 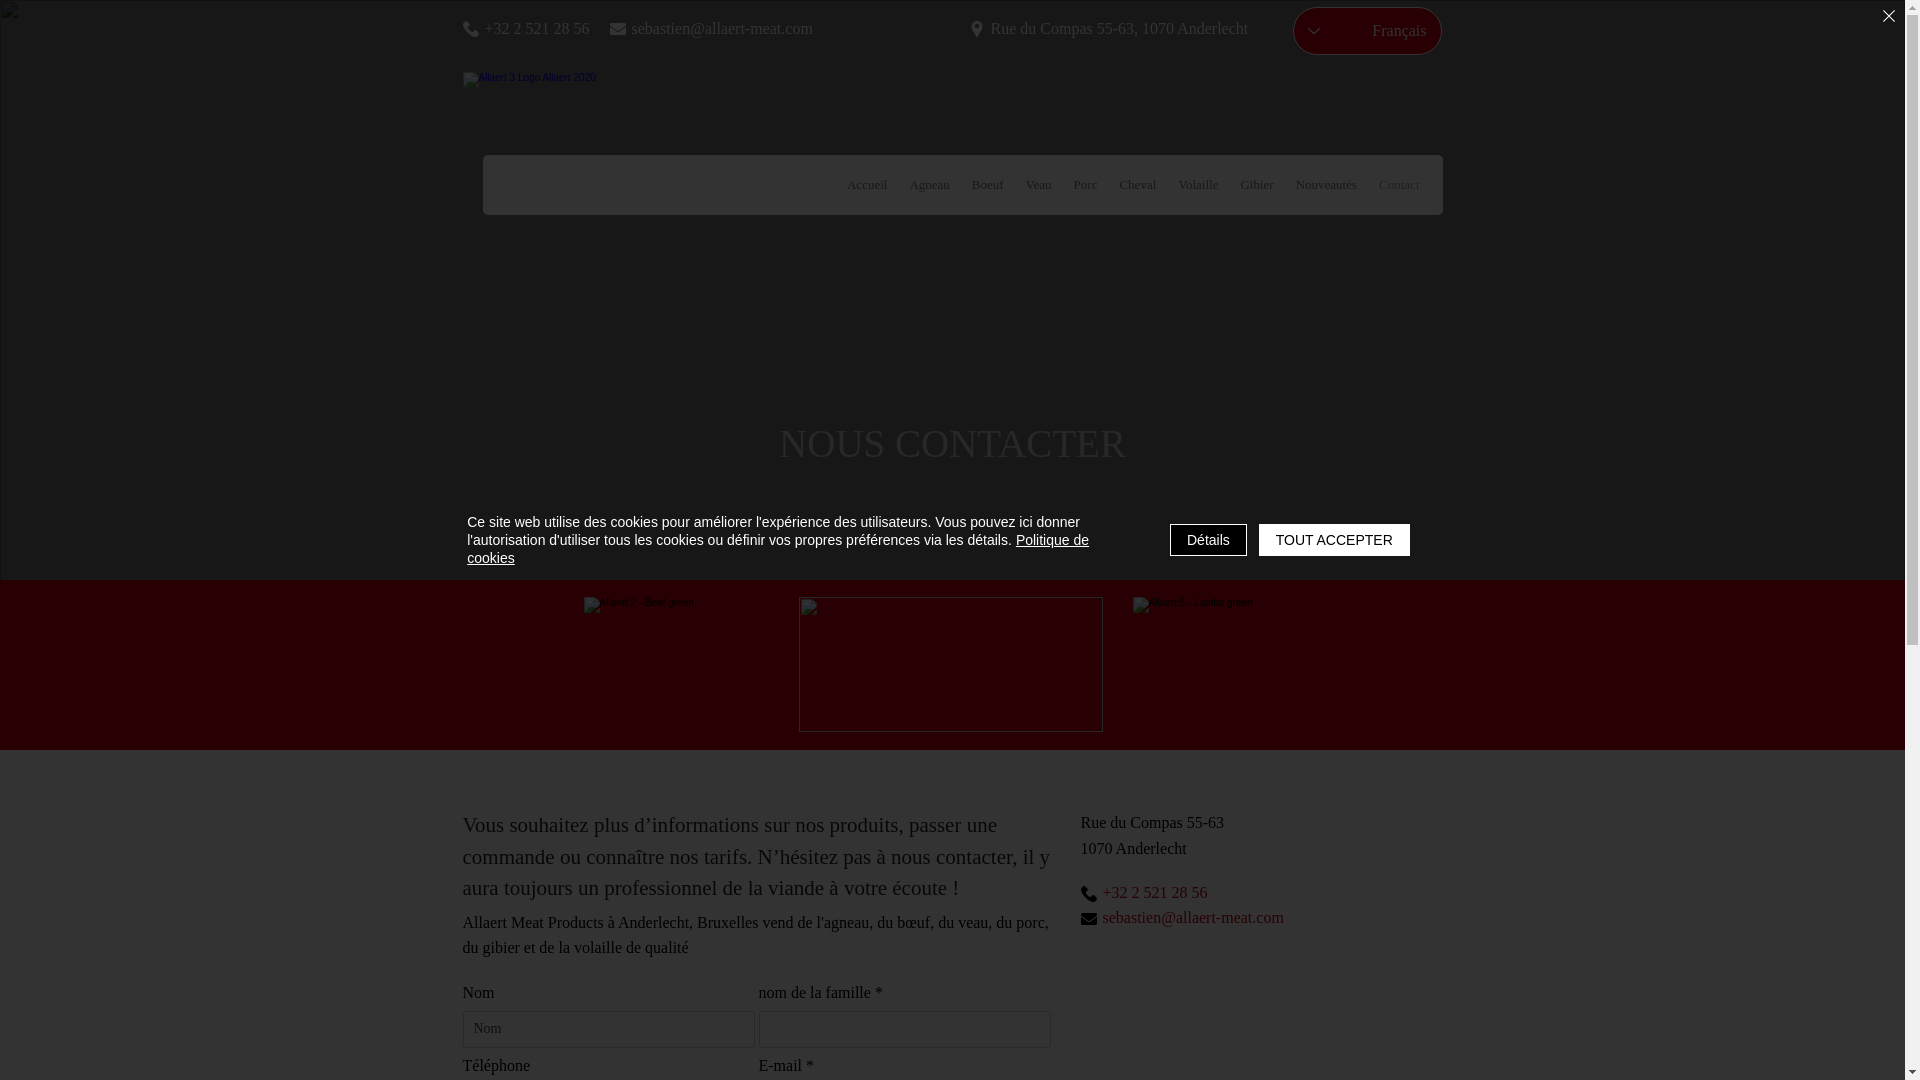 What do you see at coordinates (1121, 28) in the screenshot?
I see `'Rue du Compas 55-63, 1070 Anderlecht'` at bounding box center [1121, 28].